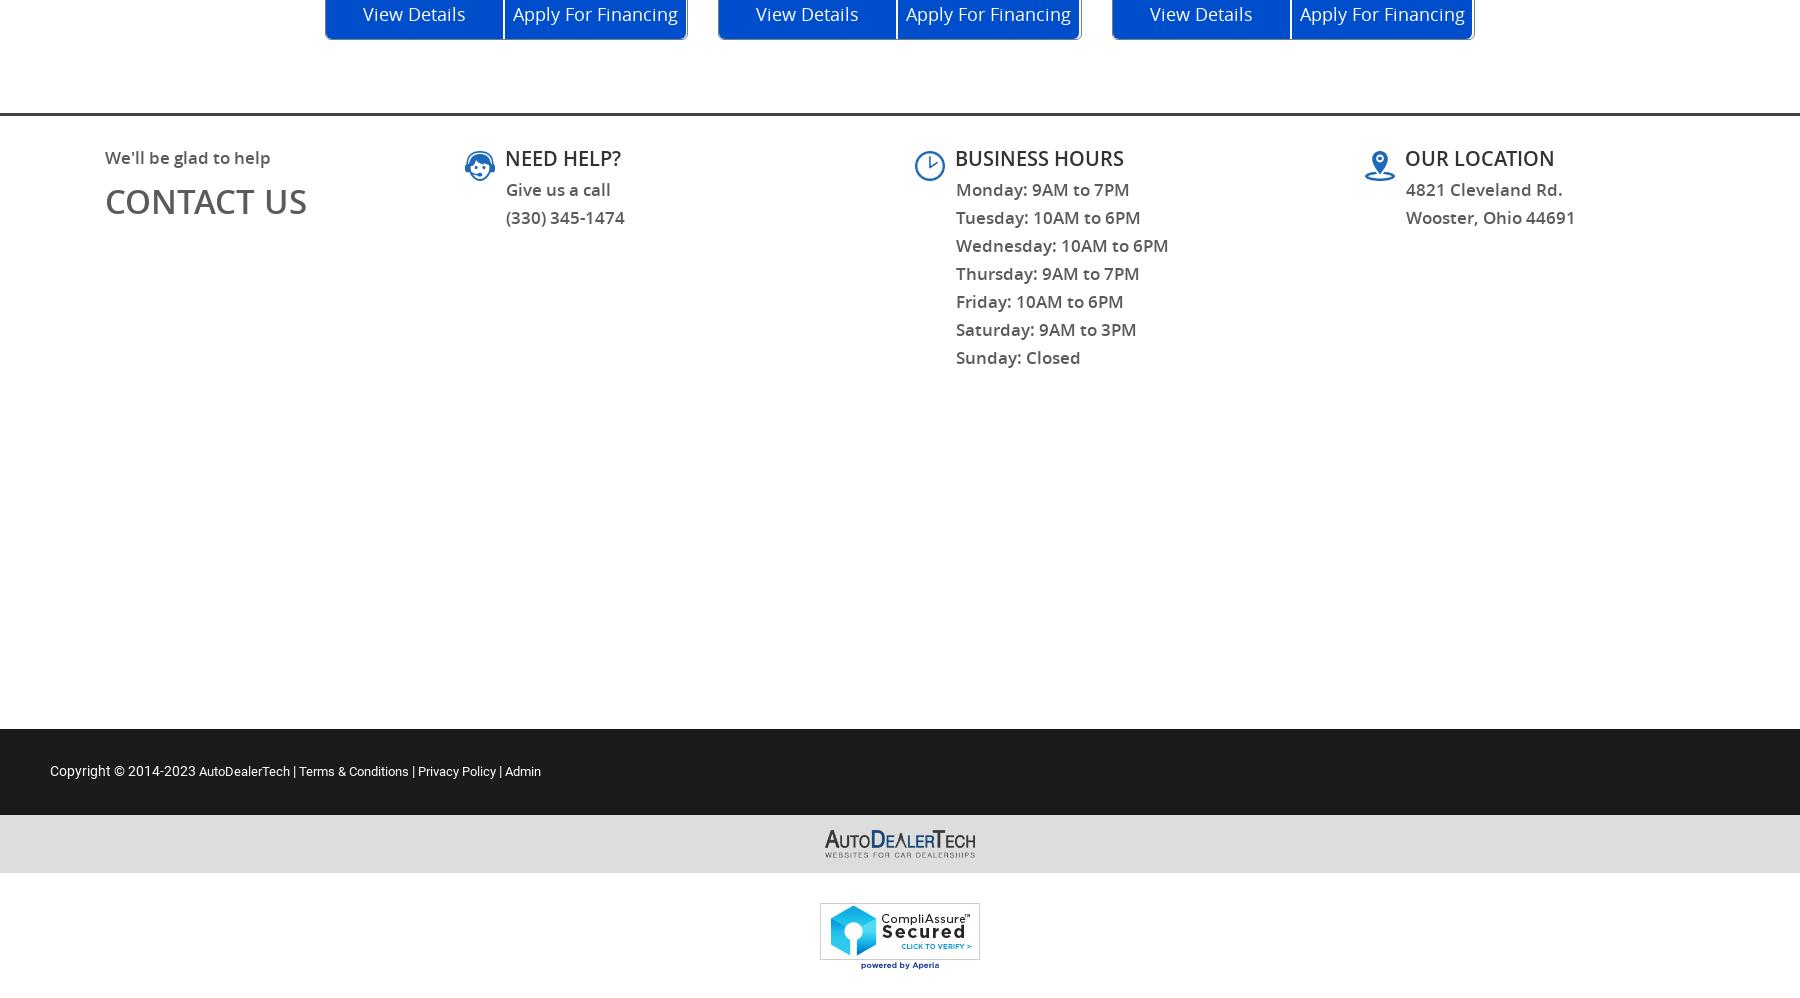 The image size is (1800, 998). What do you see at coordinates (565, 216) in the screenshot?
I see `'(330) 345-1474'` at bounding box center [565, 216].